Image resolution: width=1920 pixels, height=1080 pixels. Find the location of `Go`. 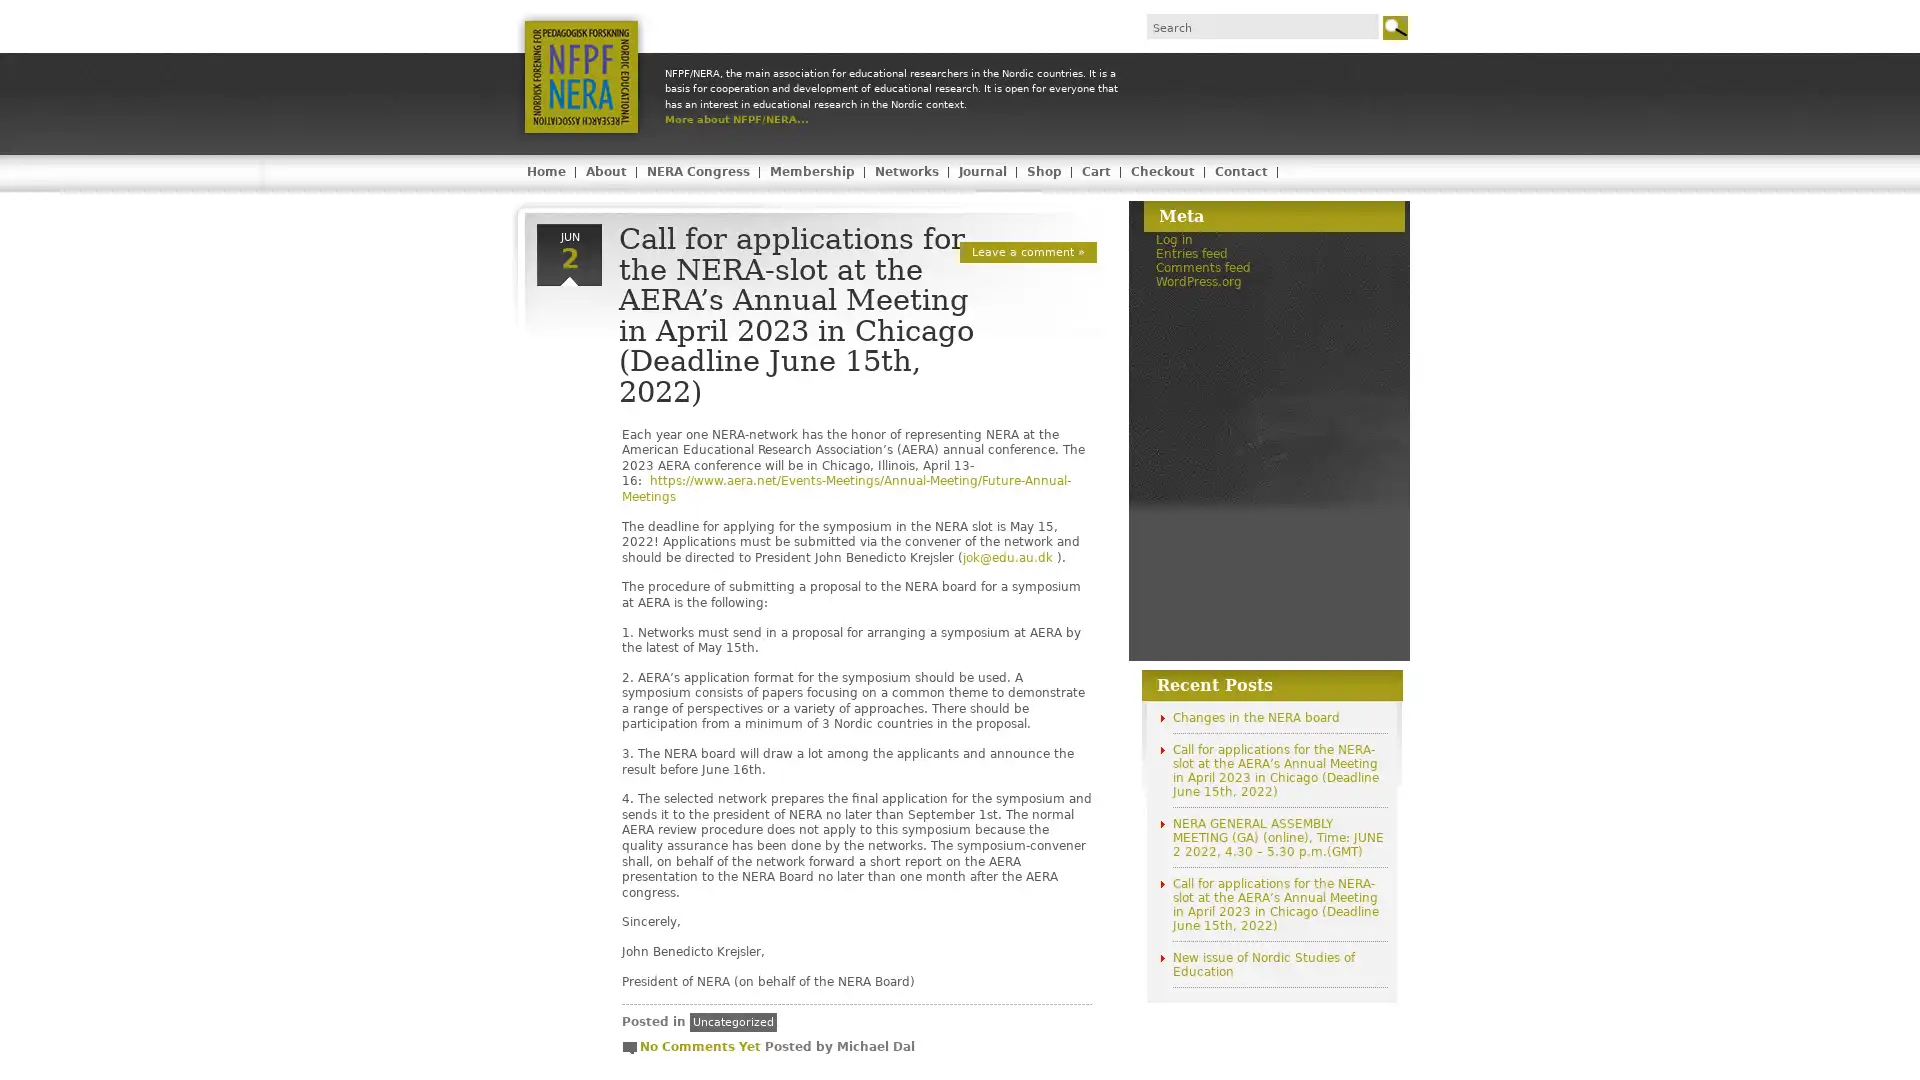

Go is located at coordinates (1394, 27).